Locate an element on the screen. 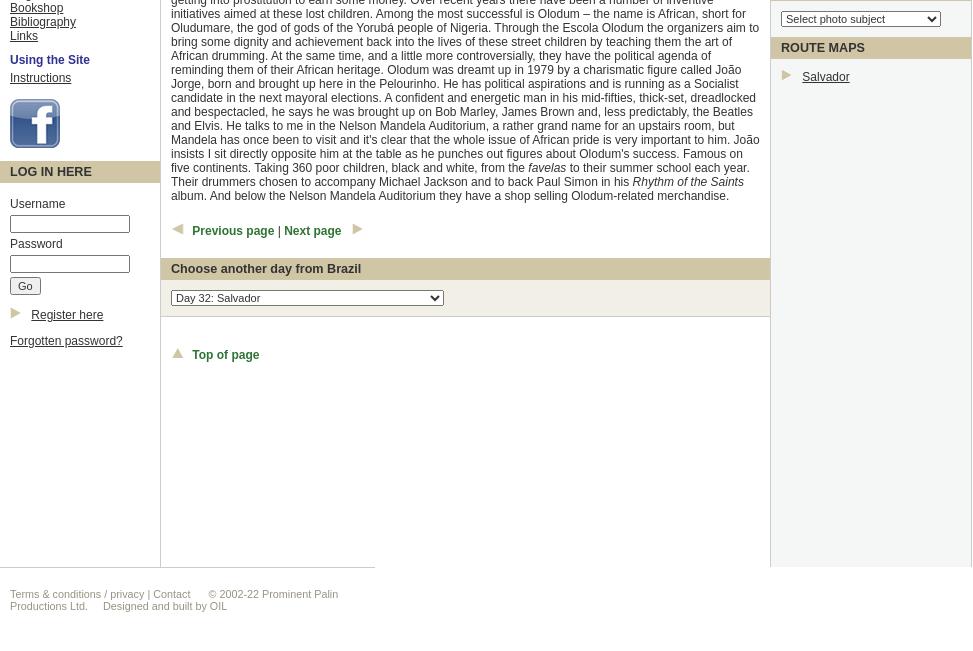 Image resolution: width=973 pixels, height=651 pixels. 'Instructions' is located at coordinates (40, 77).